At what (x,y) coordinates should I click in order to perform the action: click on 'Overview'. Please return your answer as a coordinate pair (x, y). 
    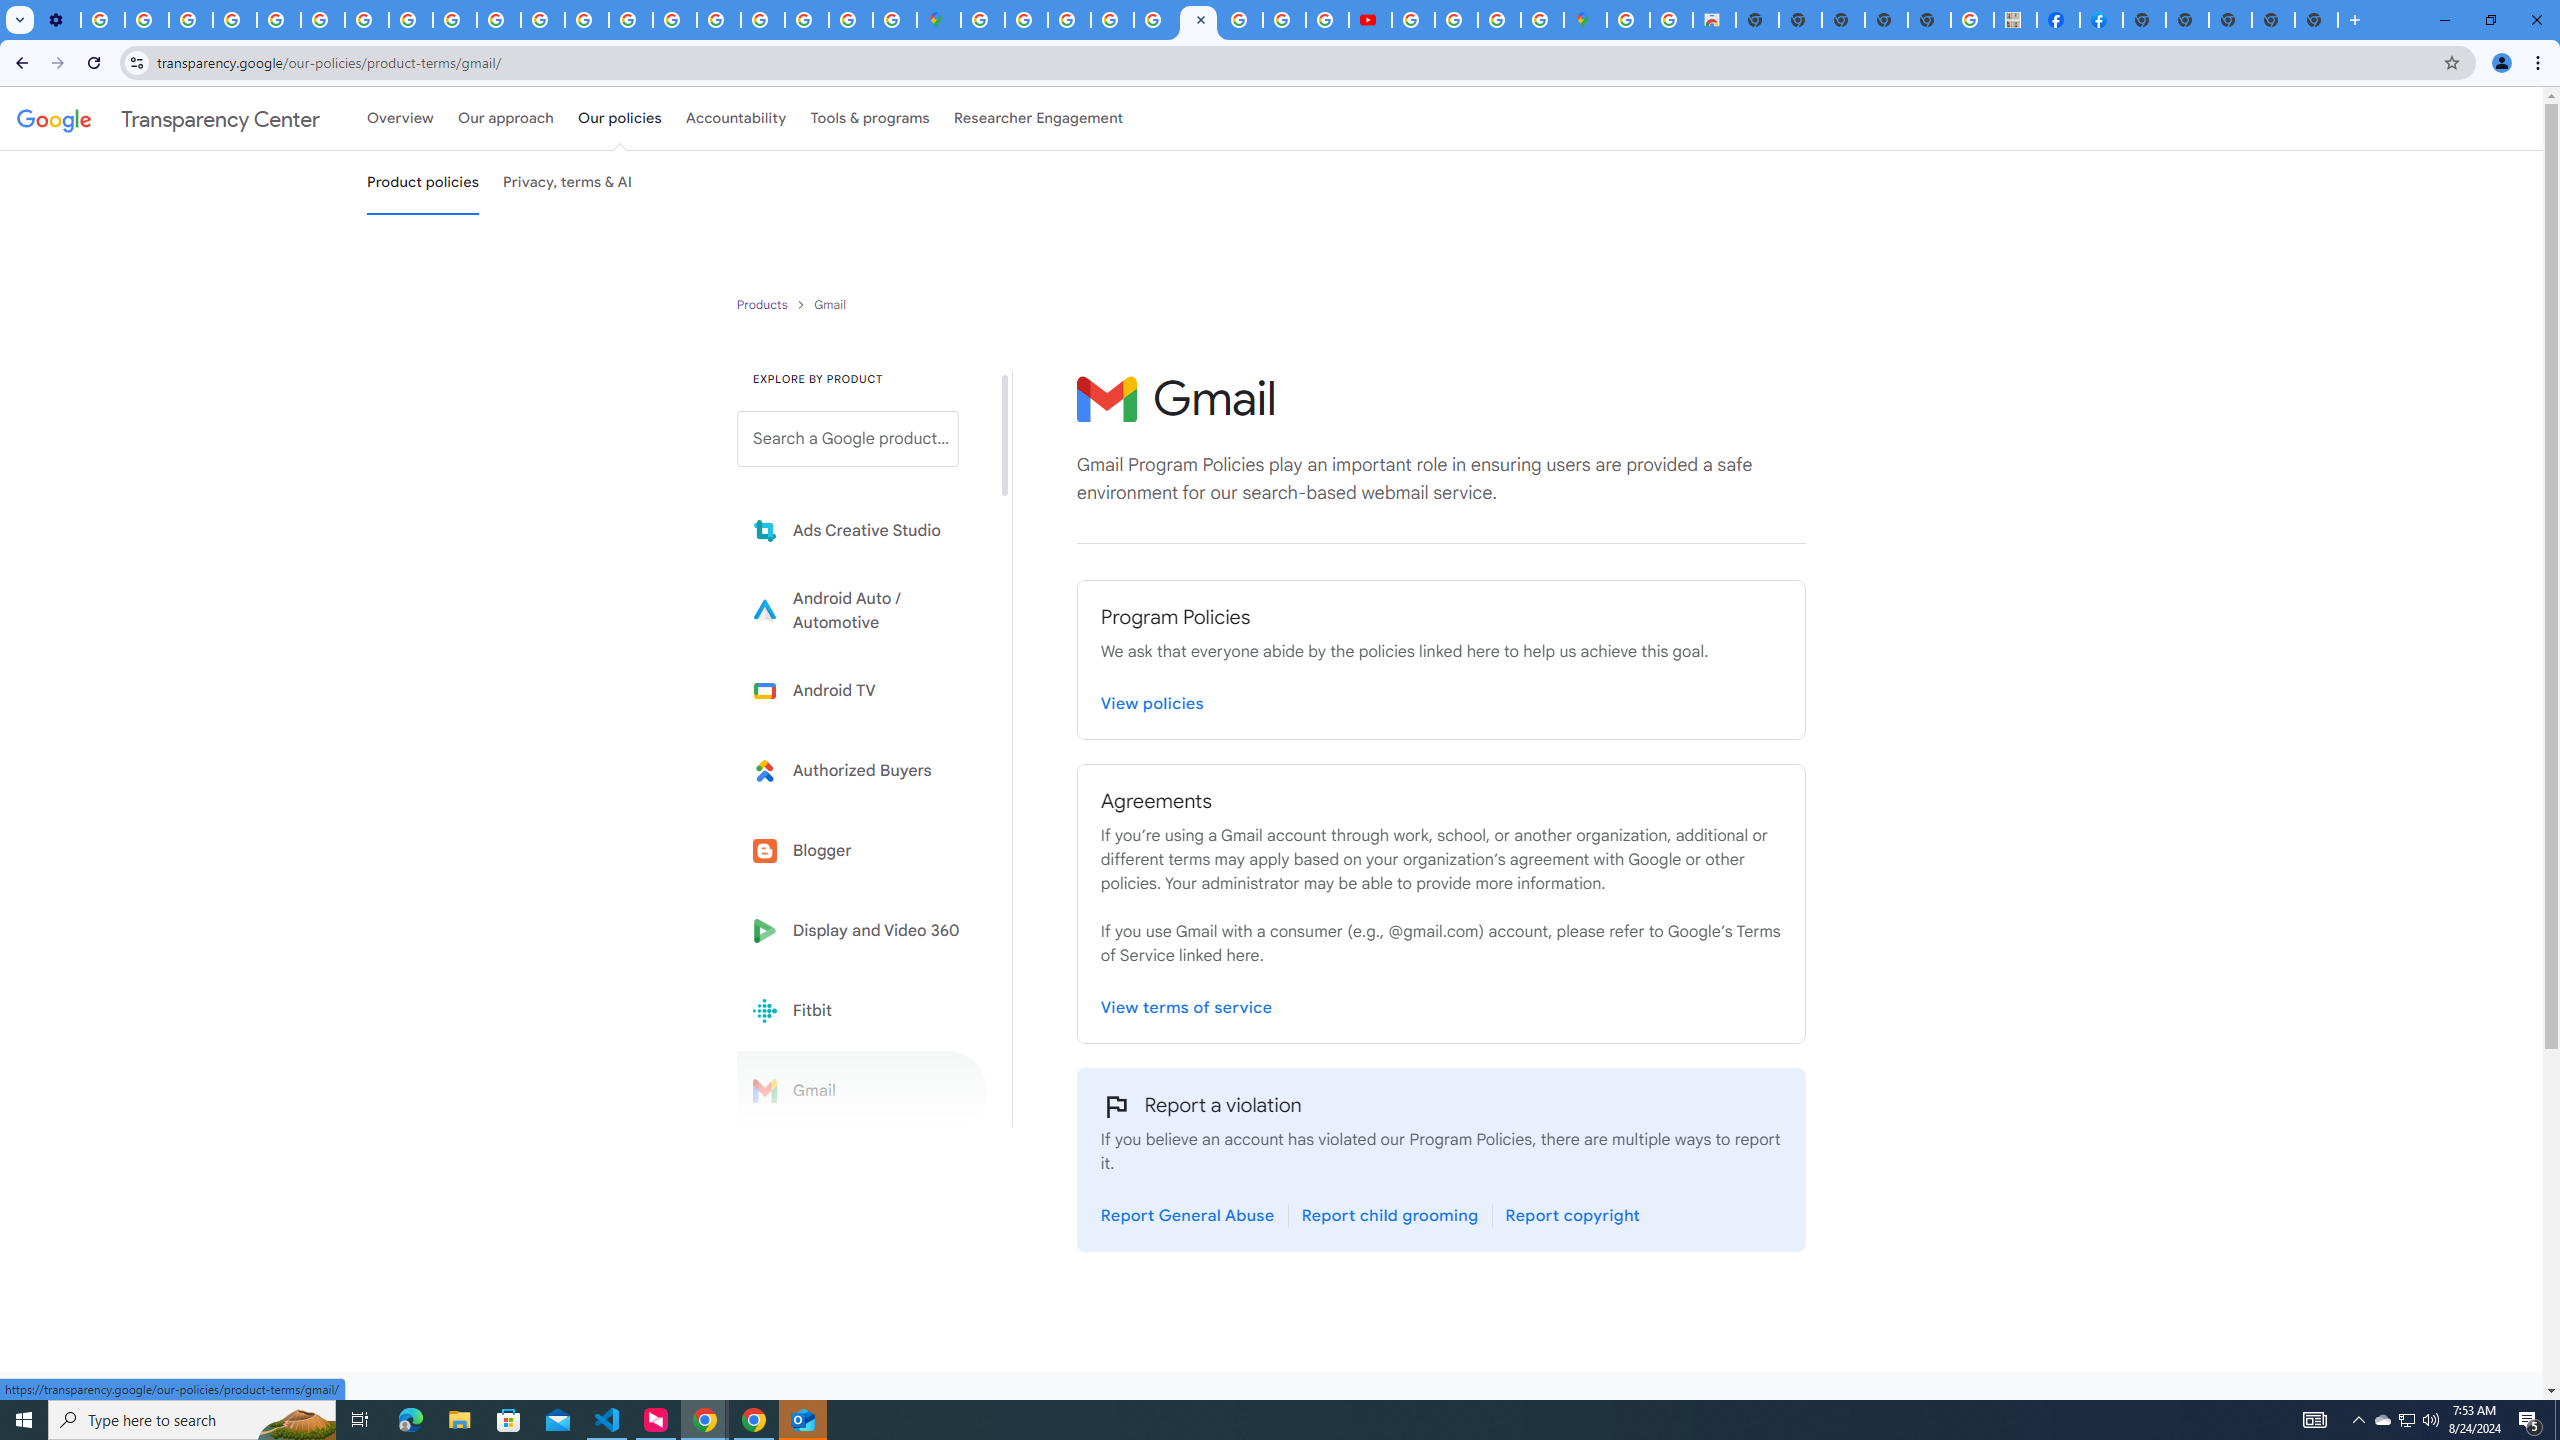
    Looking at the image, I should click on (399, 118).